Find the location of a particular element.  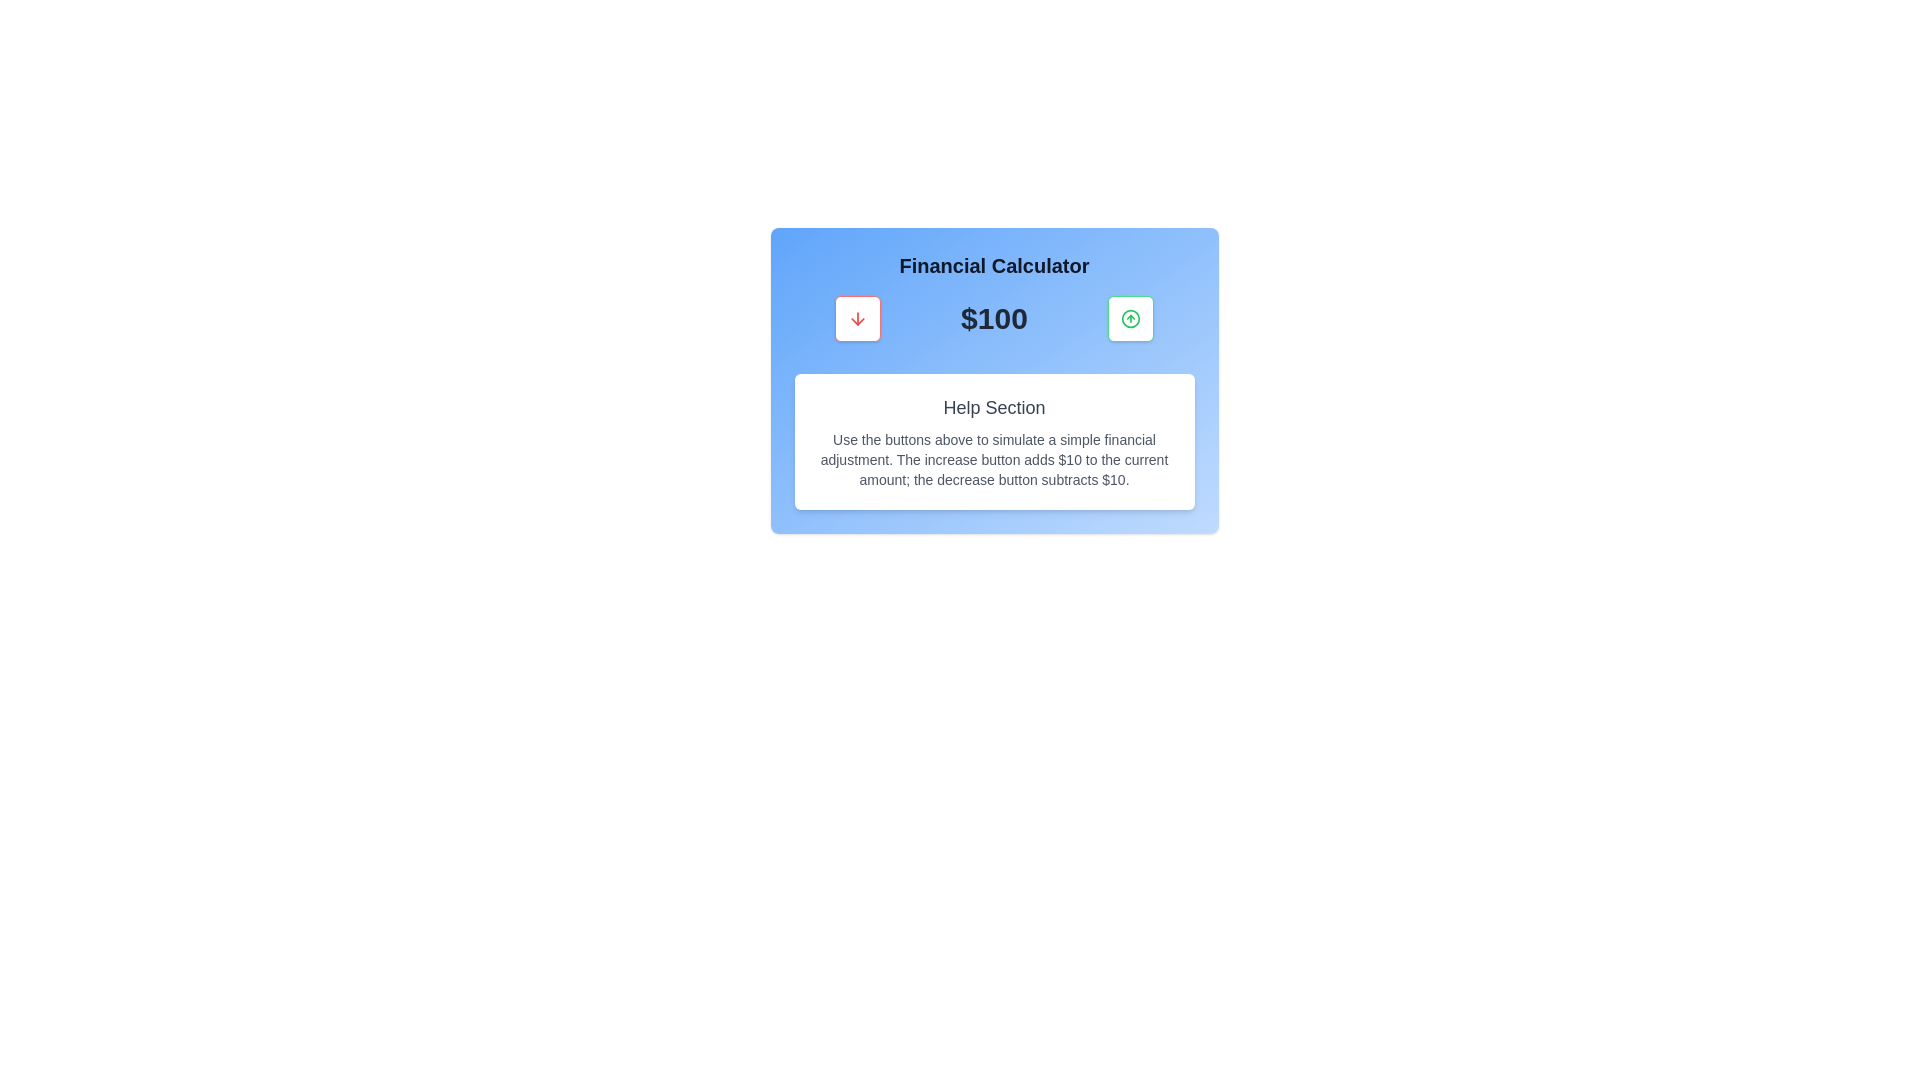

the decrease button located to the left of the displayed $100 value is located at coordinates (857, 318).